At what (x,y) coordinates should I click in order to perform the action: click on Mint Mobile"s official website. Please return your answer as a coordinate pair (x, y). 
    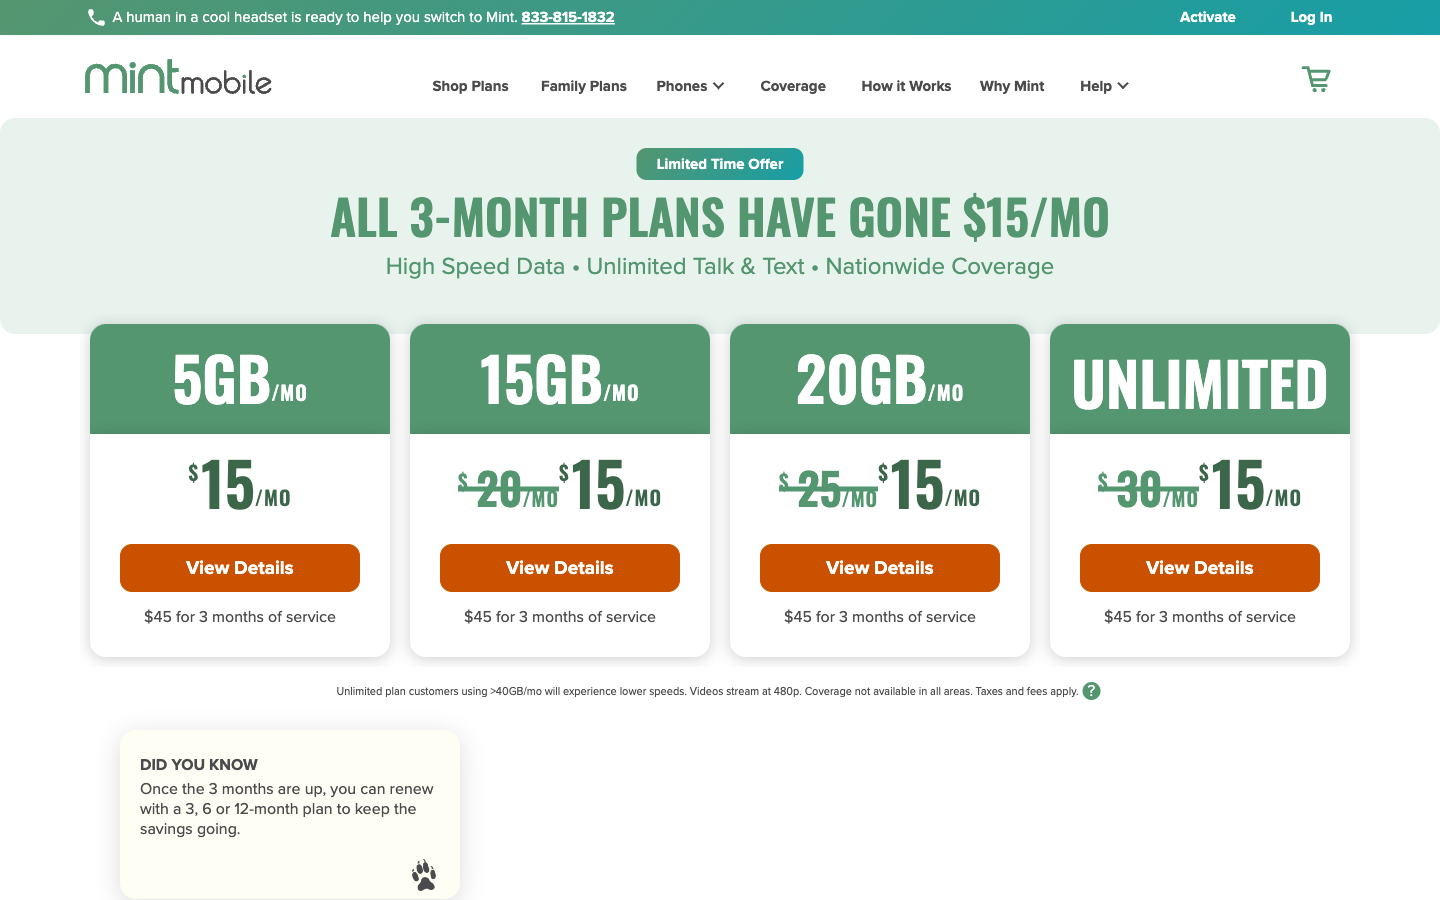
    Looking at the image, I should click on (177, 75).